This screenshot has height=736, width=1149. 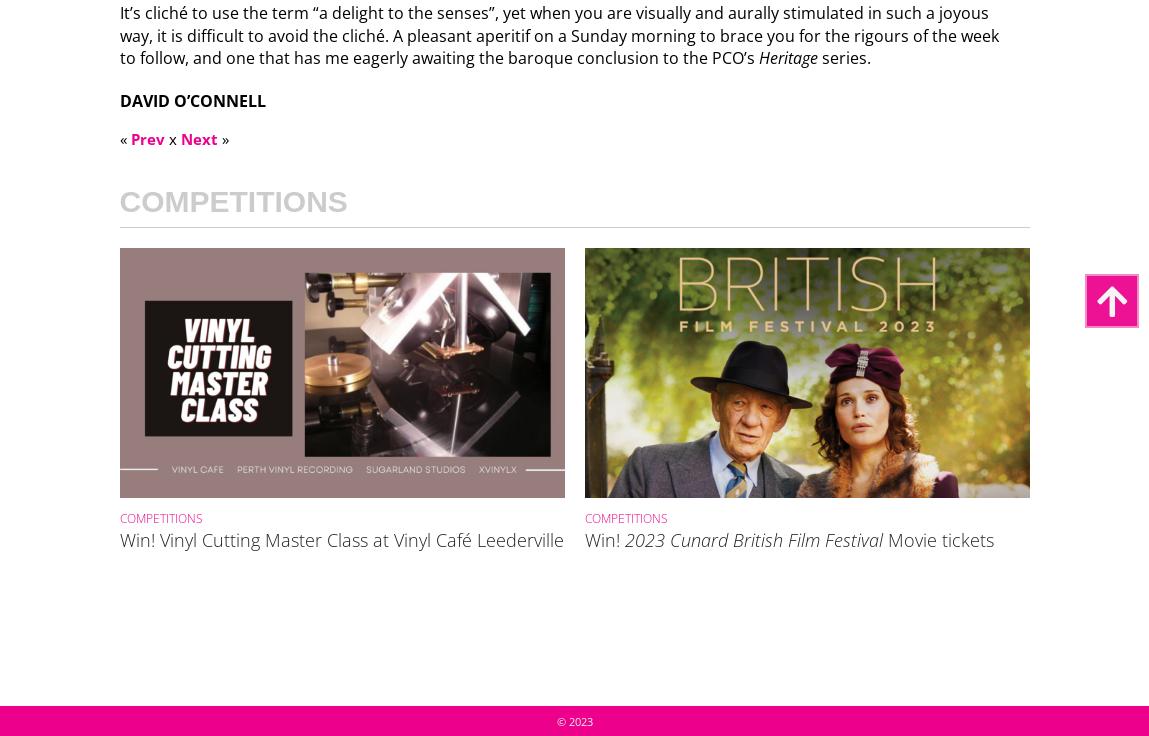 What do you see at coordinates (145, 137) in the screenshot?
I see `'Prev'` at bounding box center [145, 137].